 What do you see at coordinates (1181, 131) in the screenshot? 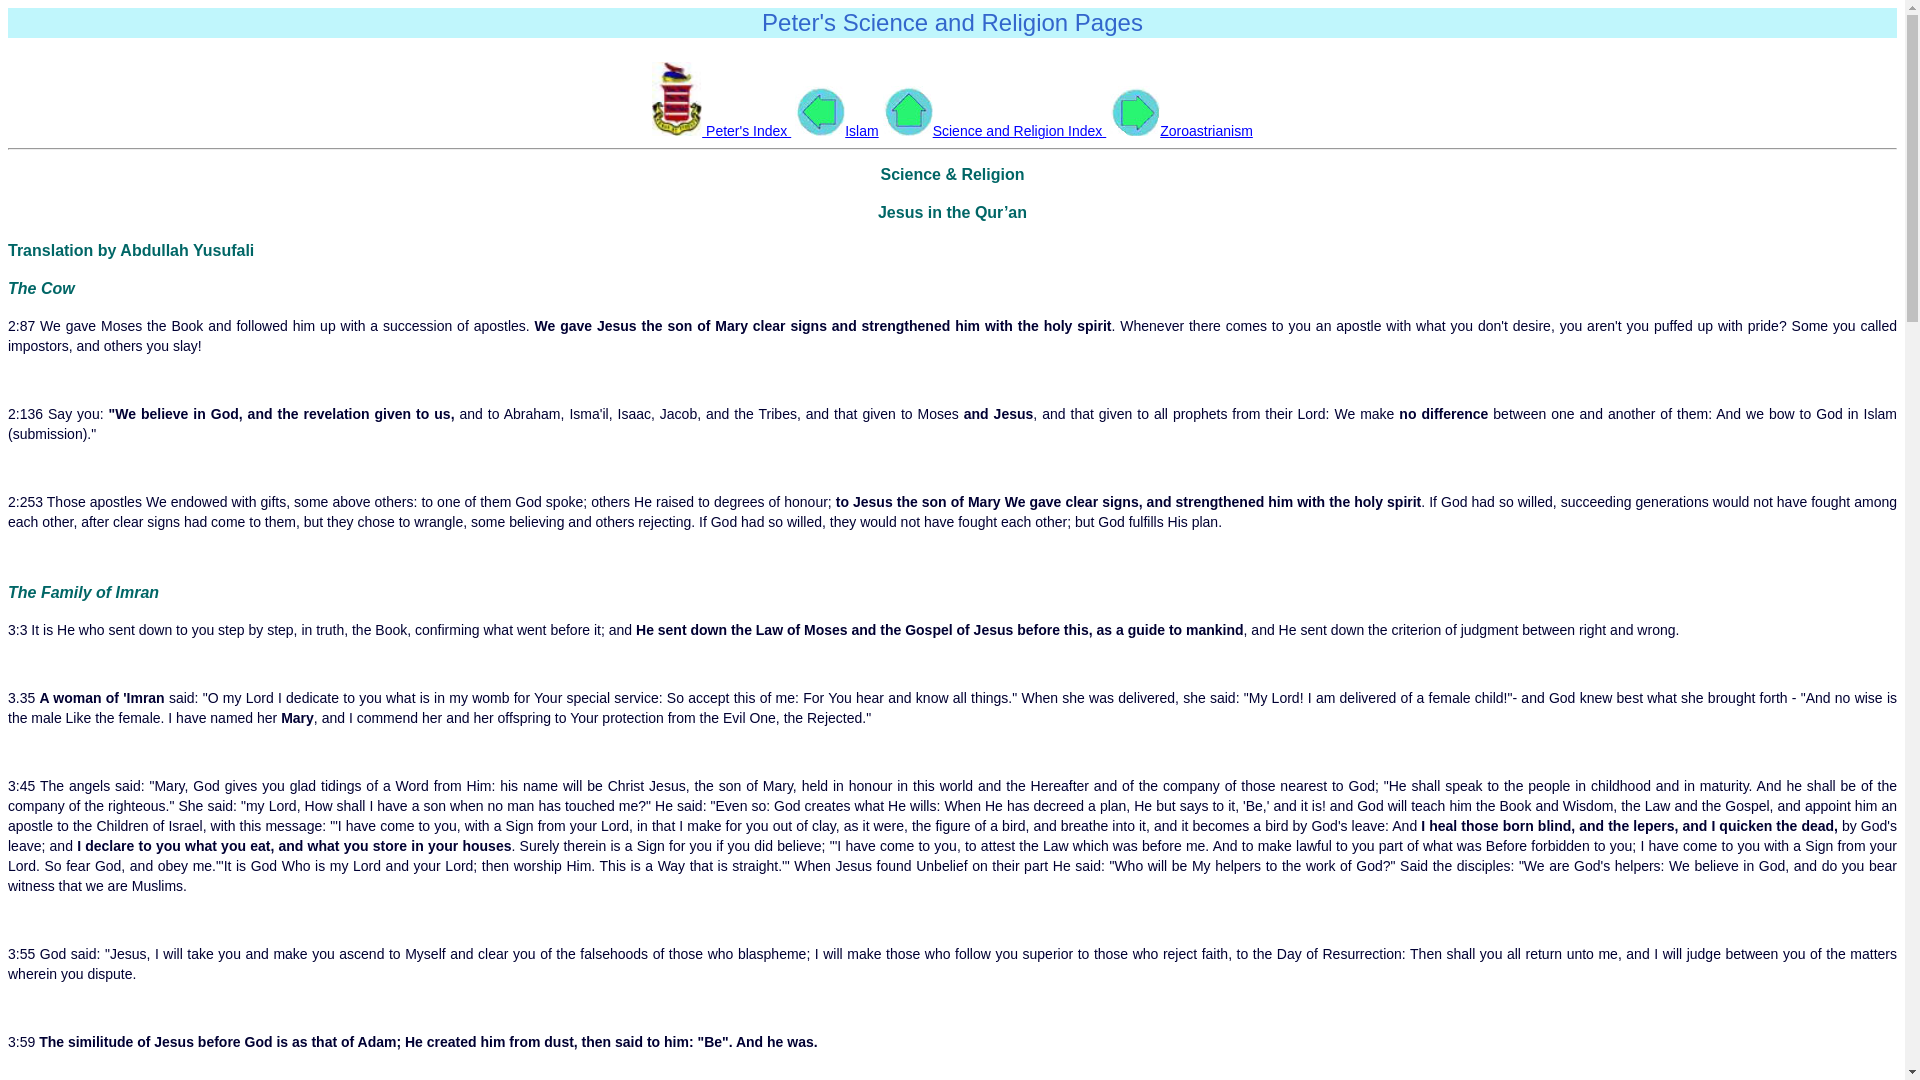
I see `'Zoroastrianism'` at bounding box center [1181, 131].